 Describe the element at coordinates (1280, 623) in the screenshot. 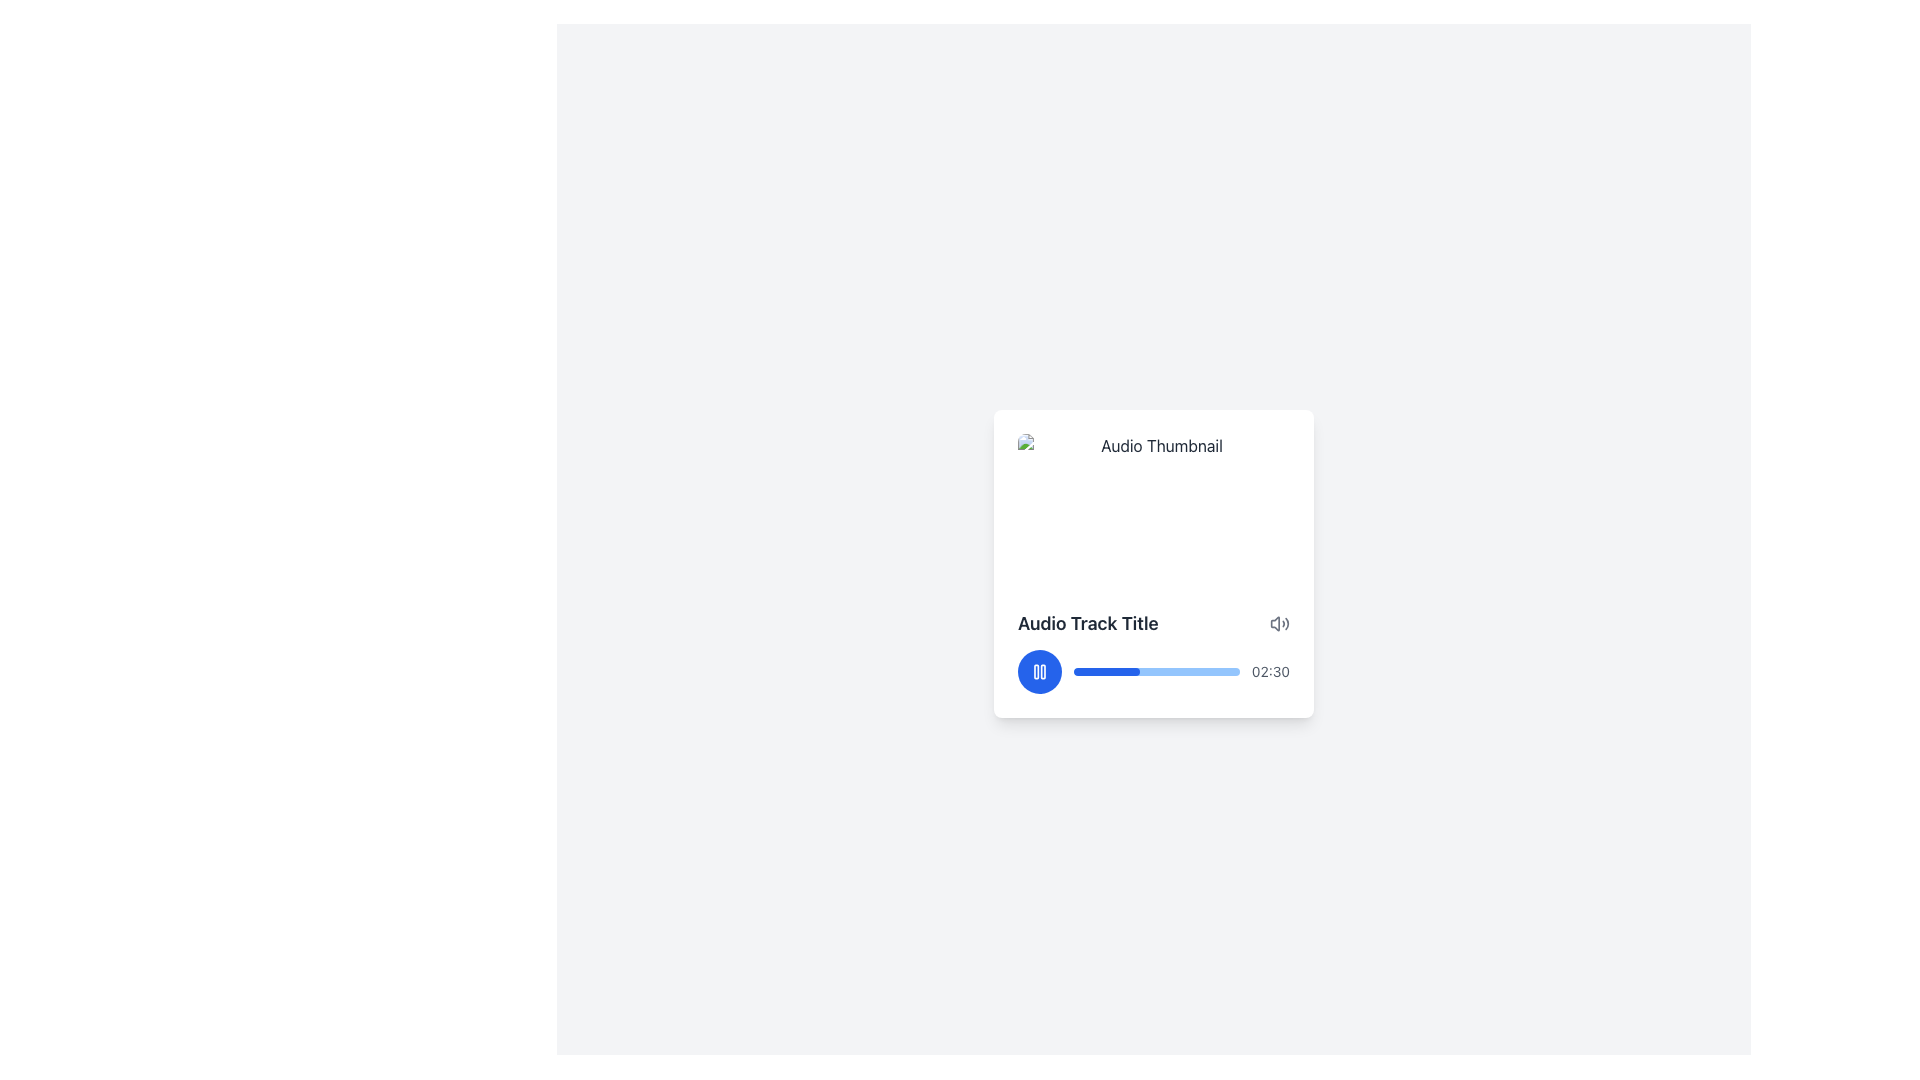

I see `the volume indicator icon located at the top-right corner of the 'Audio Track Title' card` at that location.